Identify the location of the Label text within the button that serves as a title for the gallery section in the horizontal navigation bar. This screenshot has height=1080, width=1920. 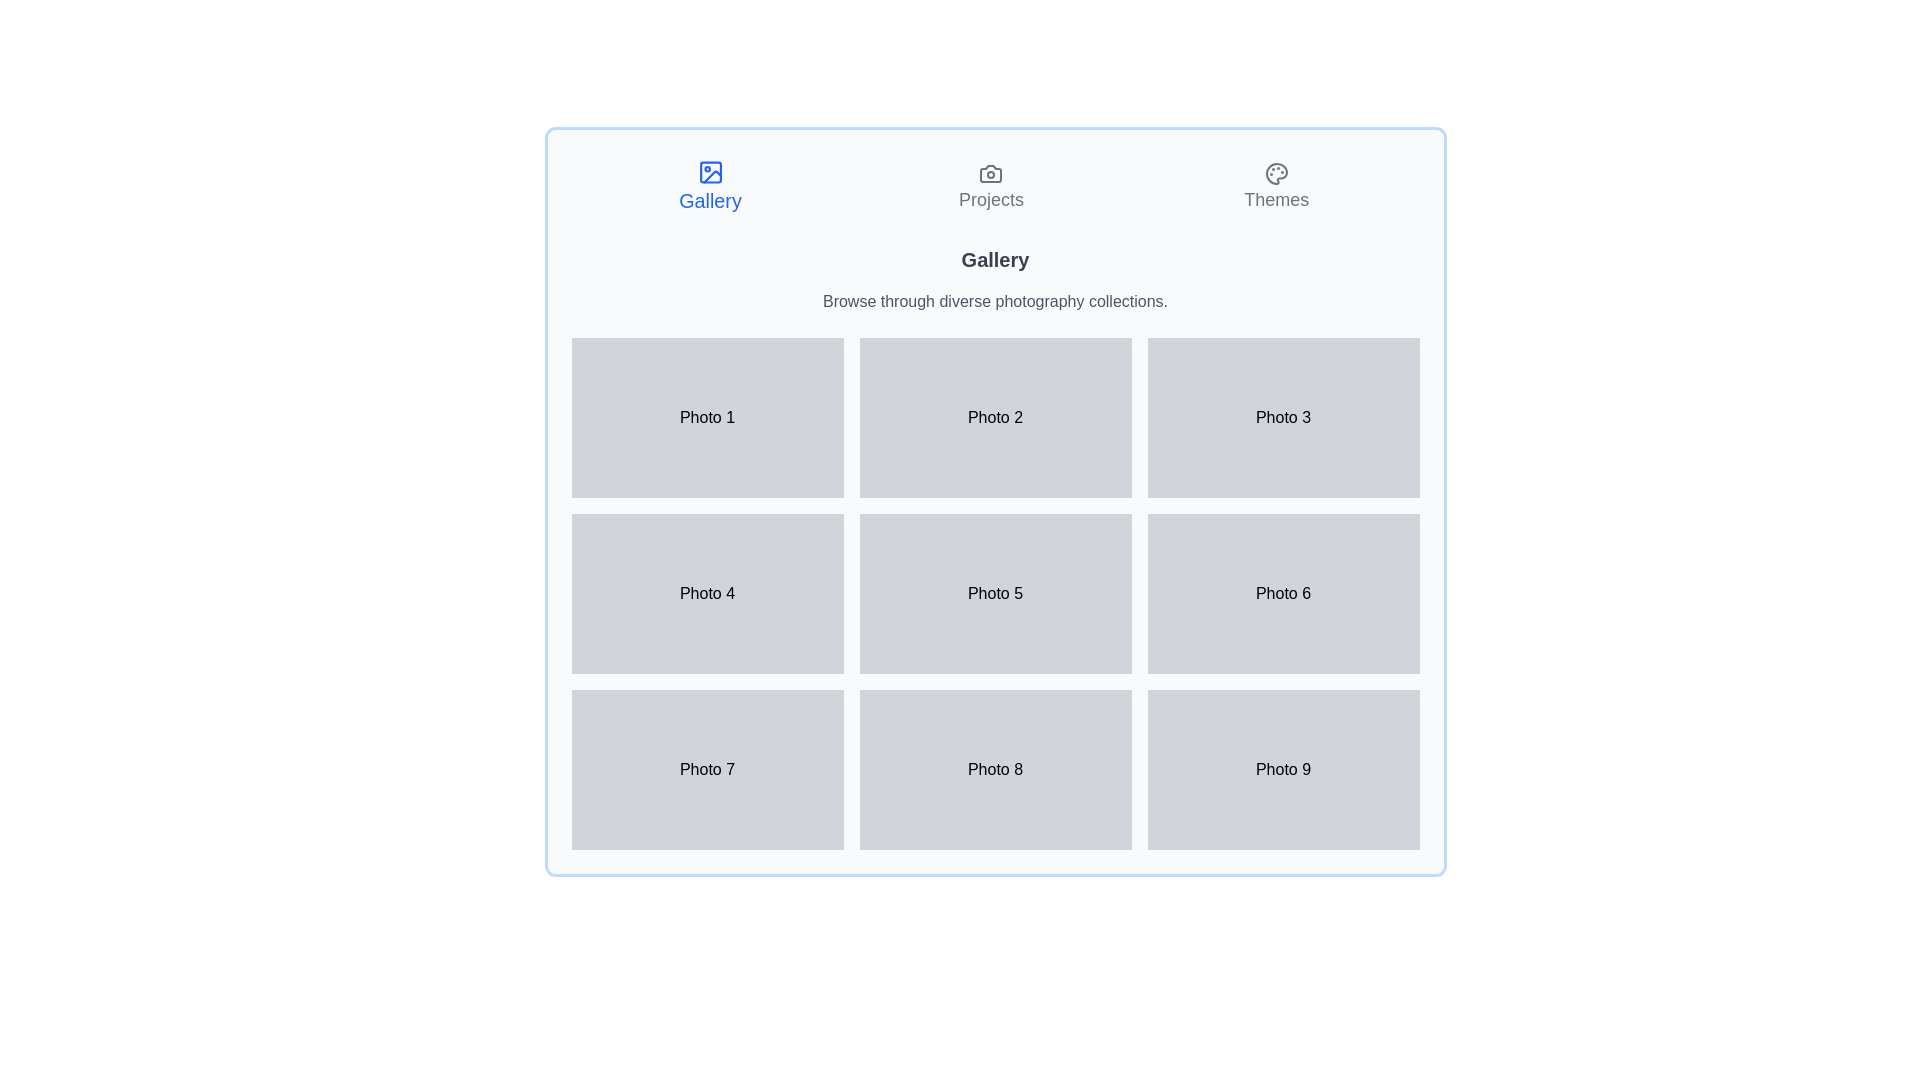
(710, 201).